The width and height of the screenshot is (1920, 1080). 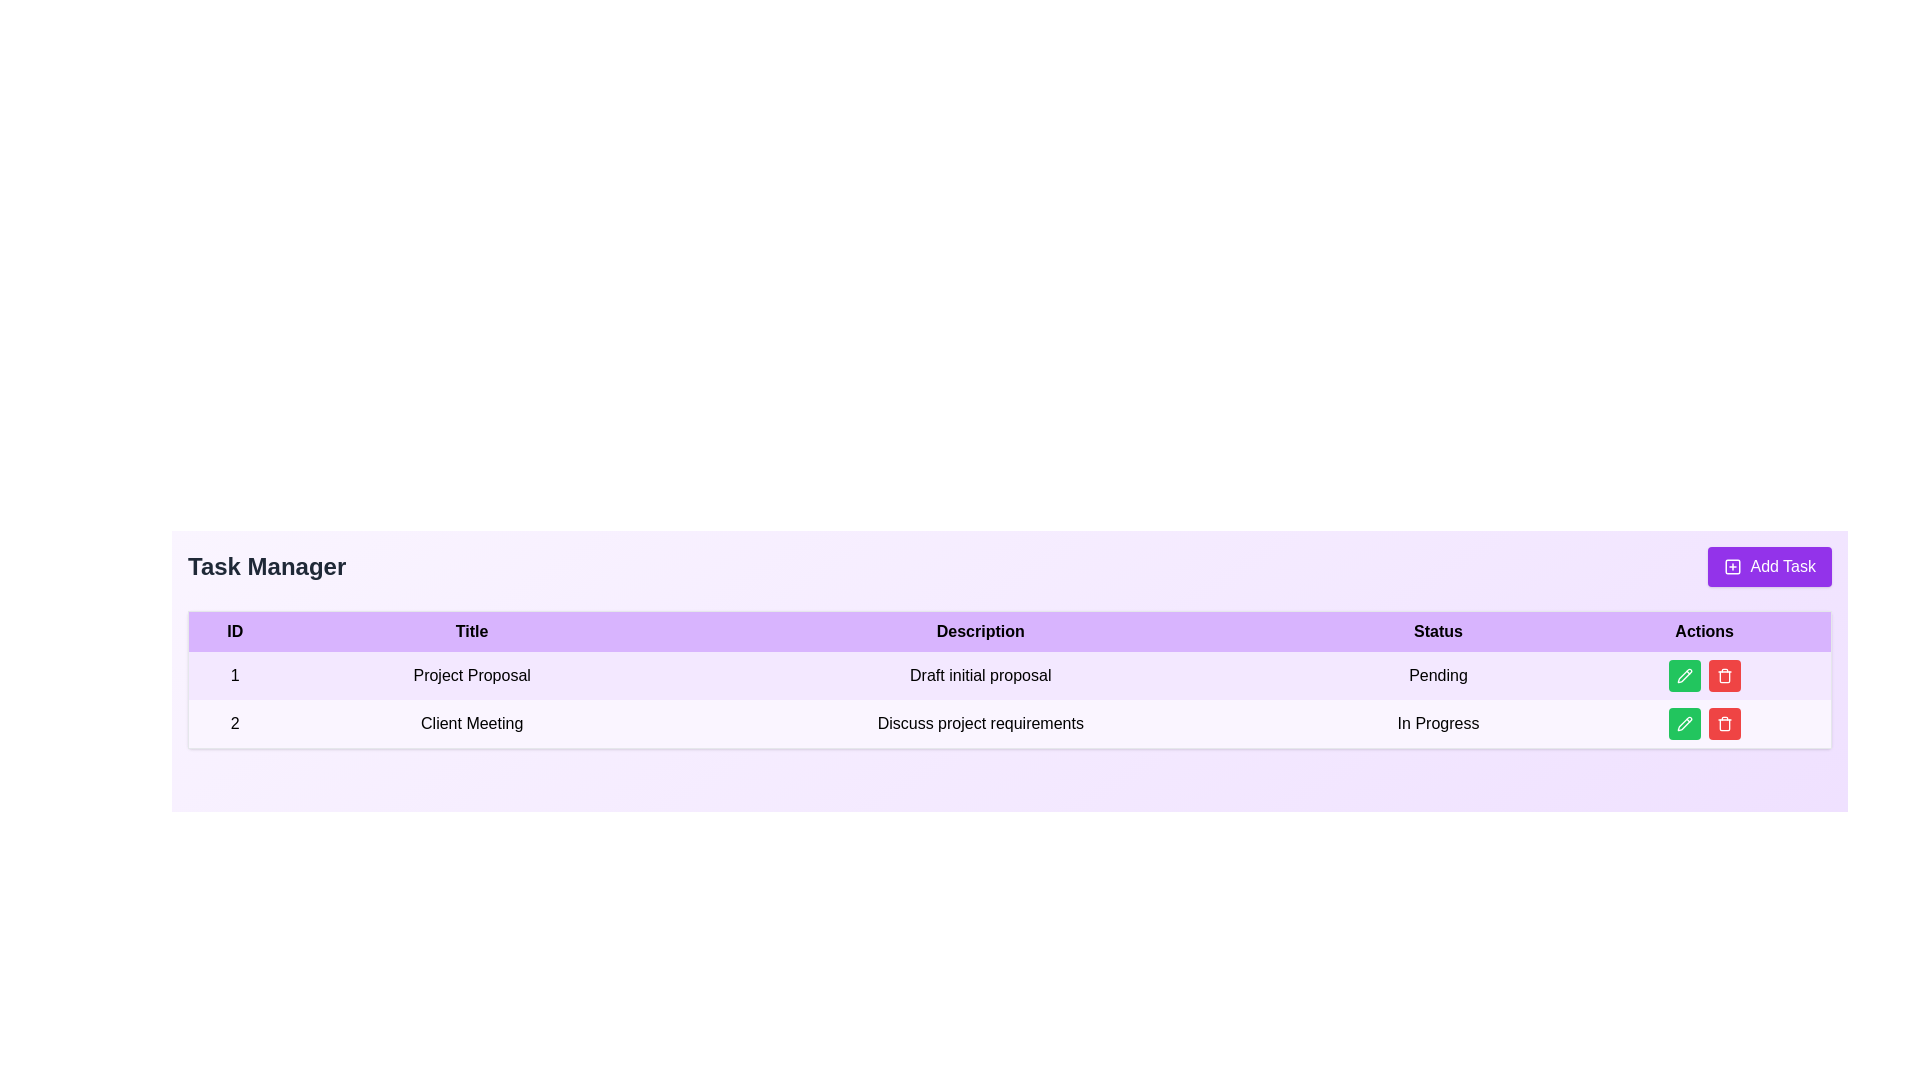 I want to click on the pencil icon button located in the second row of the 'Actions' column in the task table, so click(x=1683, y=724).